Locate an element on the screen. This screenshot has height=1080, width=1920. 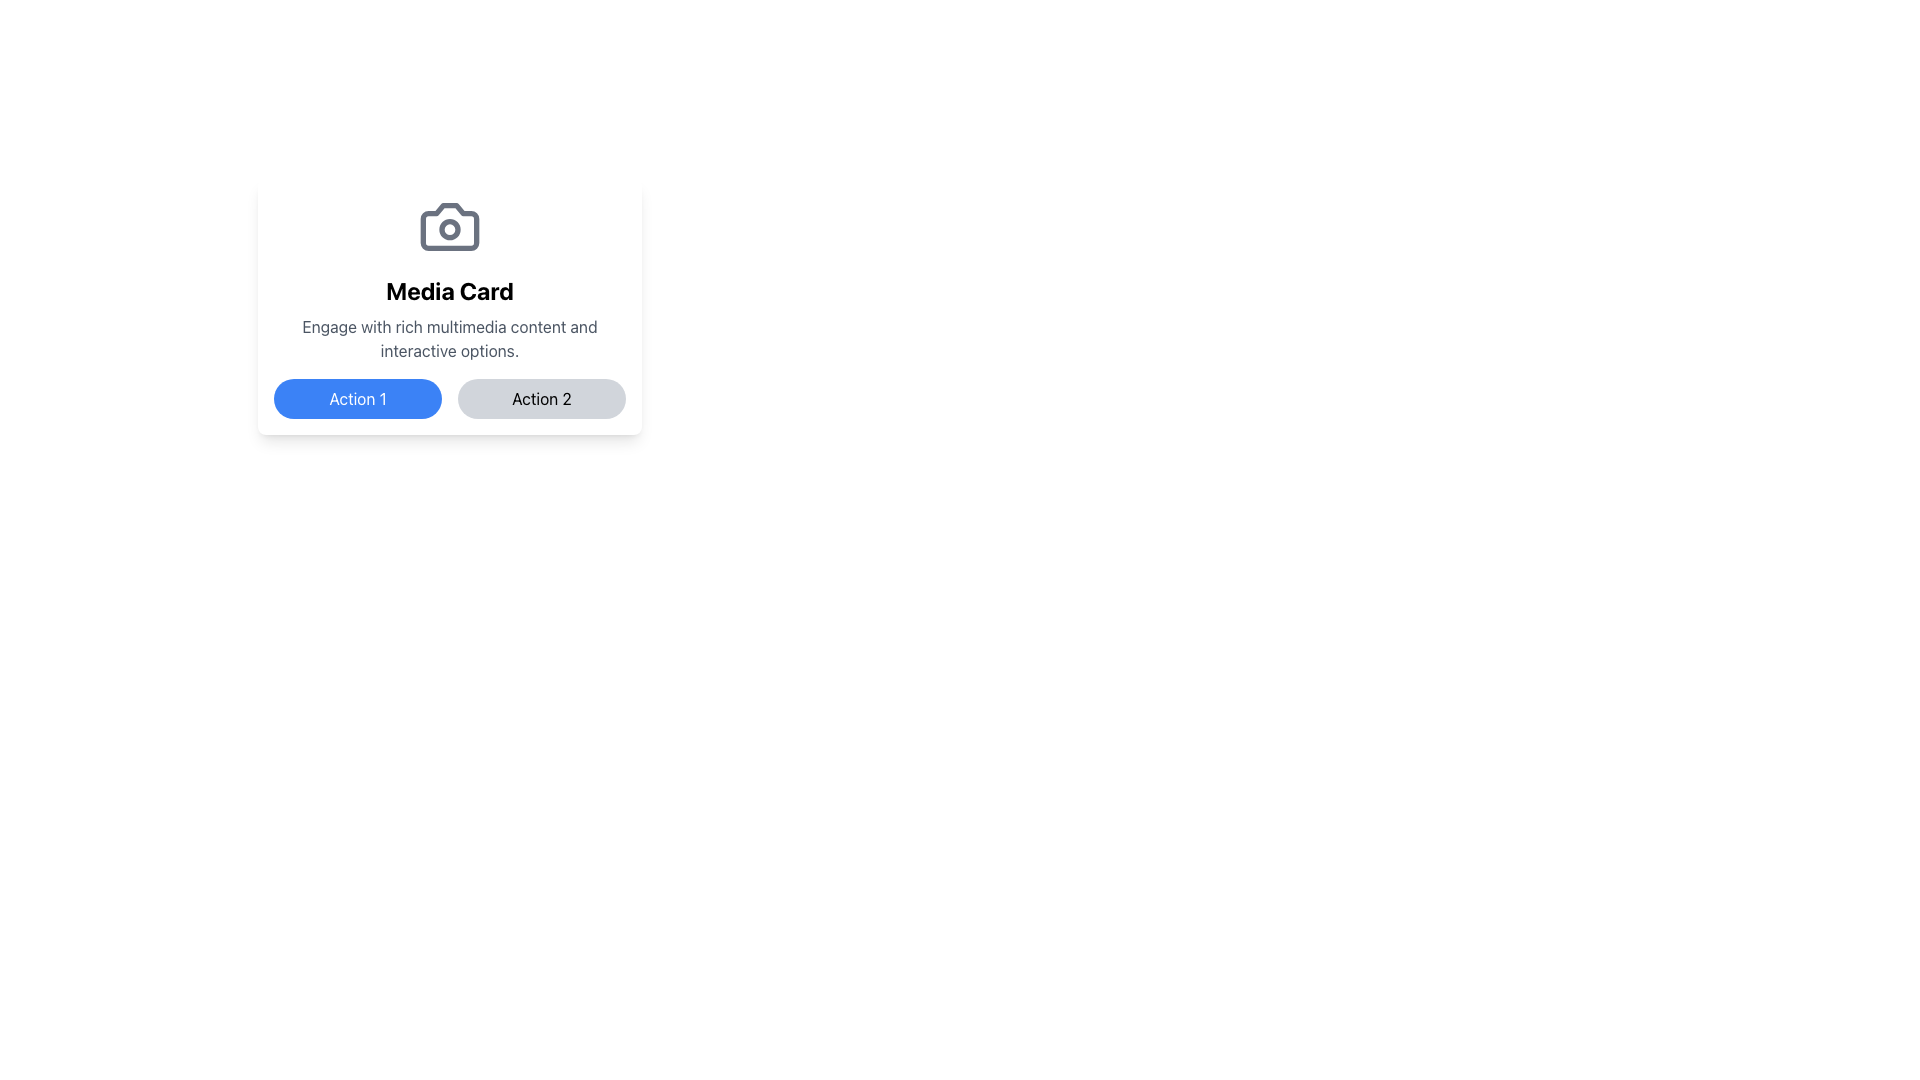
the blue button labeled 'Action 1' is located at coordinates (358, 398).